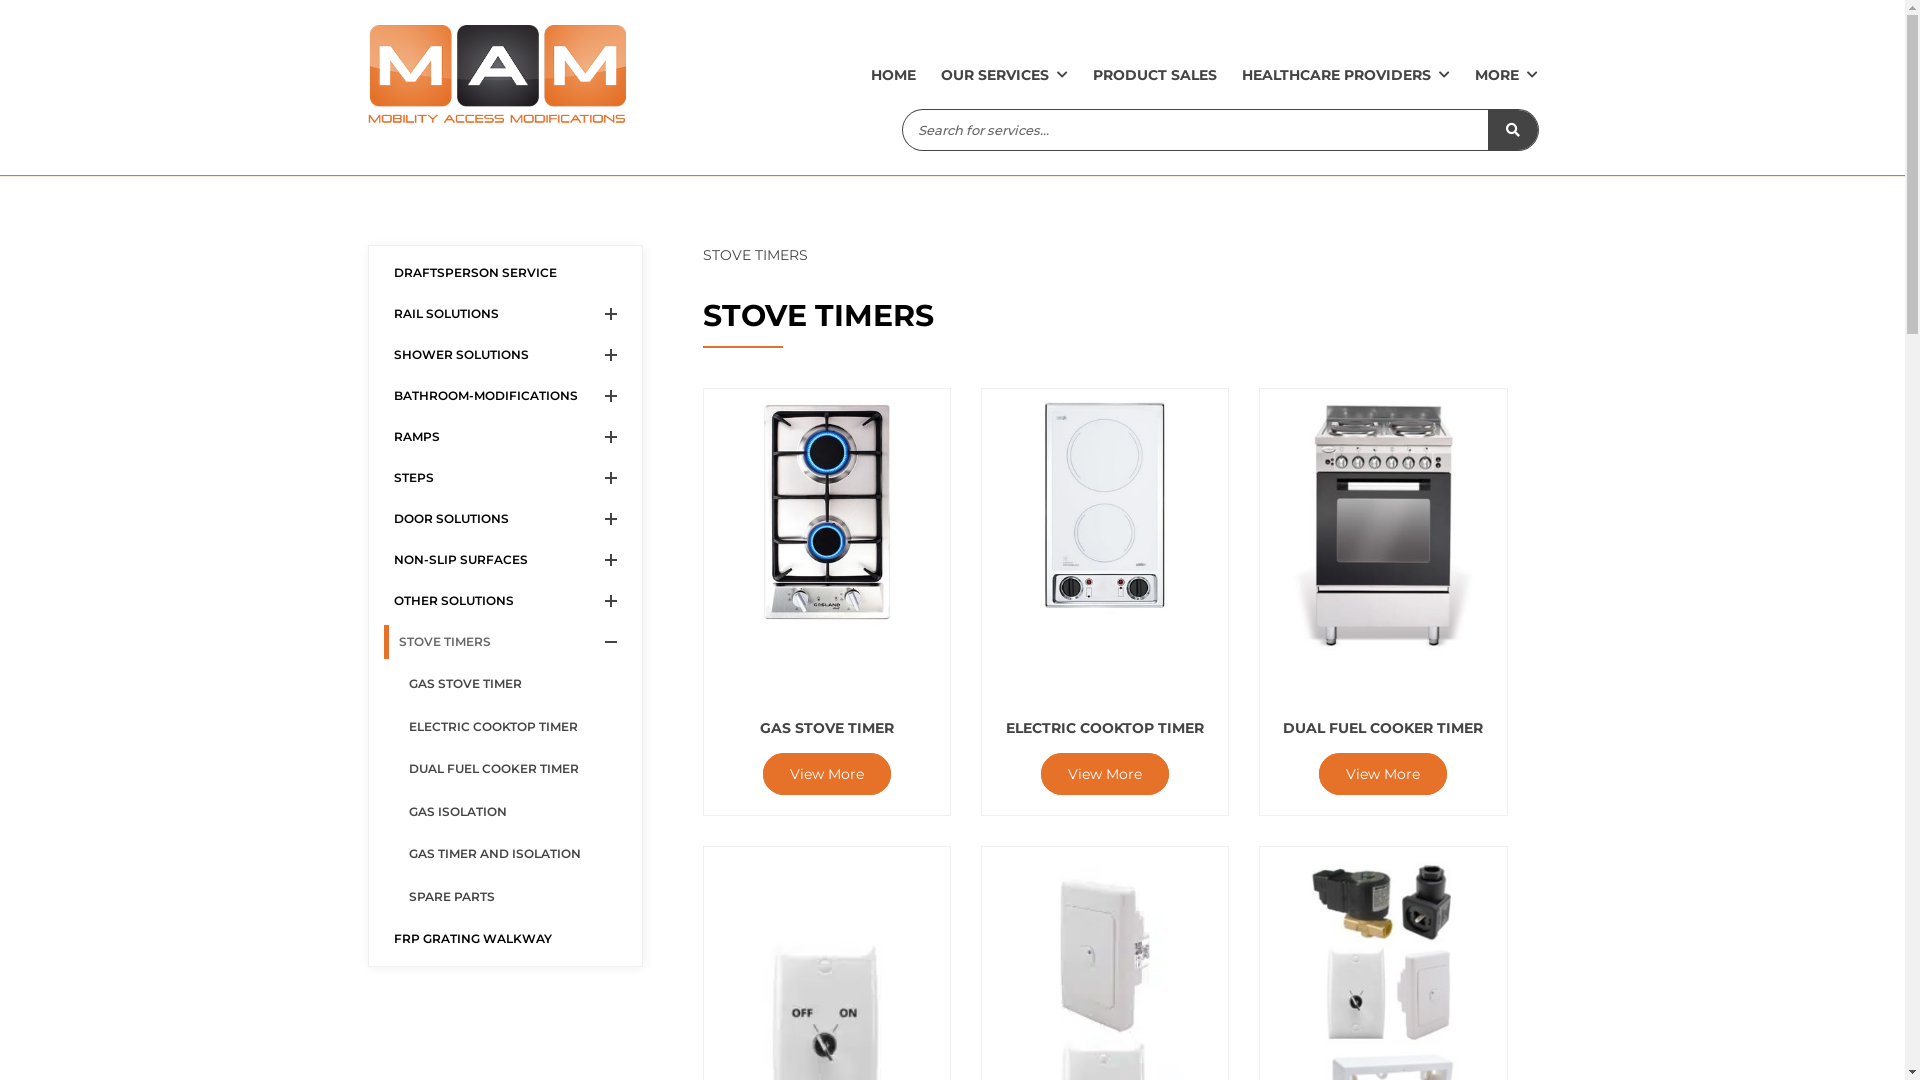  Describe the element at coordinates (993, 73) in the screenshot. I see `'OUR SERVICES'` at that location.